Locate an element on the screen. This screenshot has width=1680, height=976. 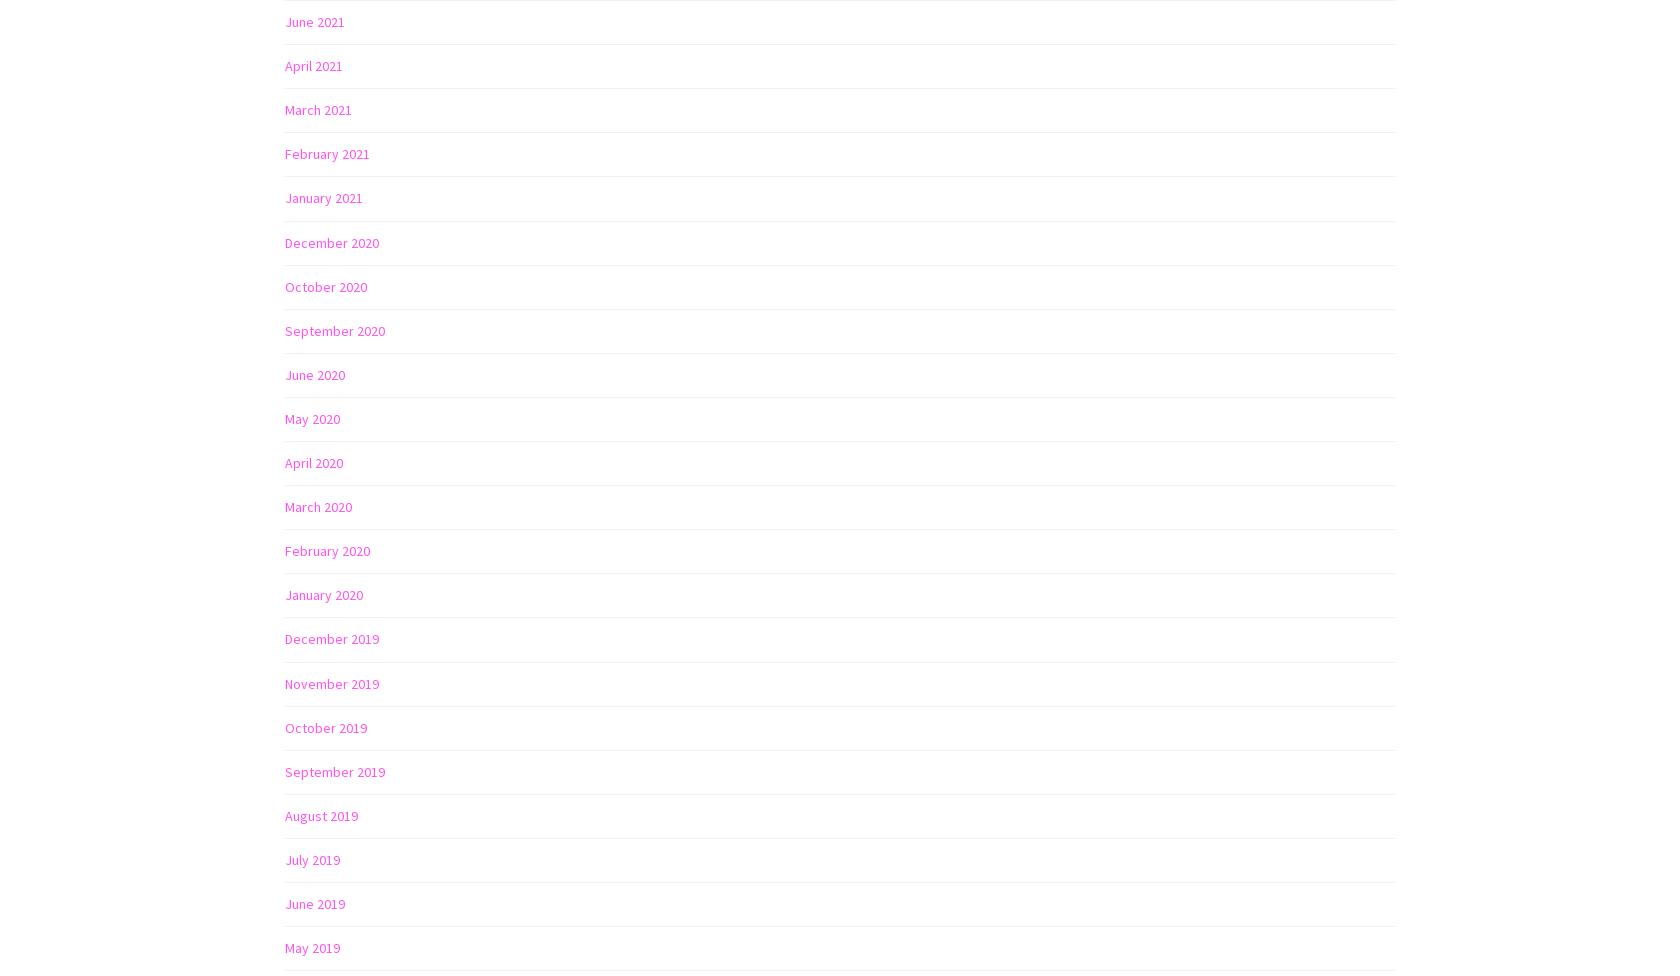
'June 2019' is located at coordinates (315, 901).